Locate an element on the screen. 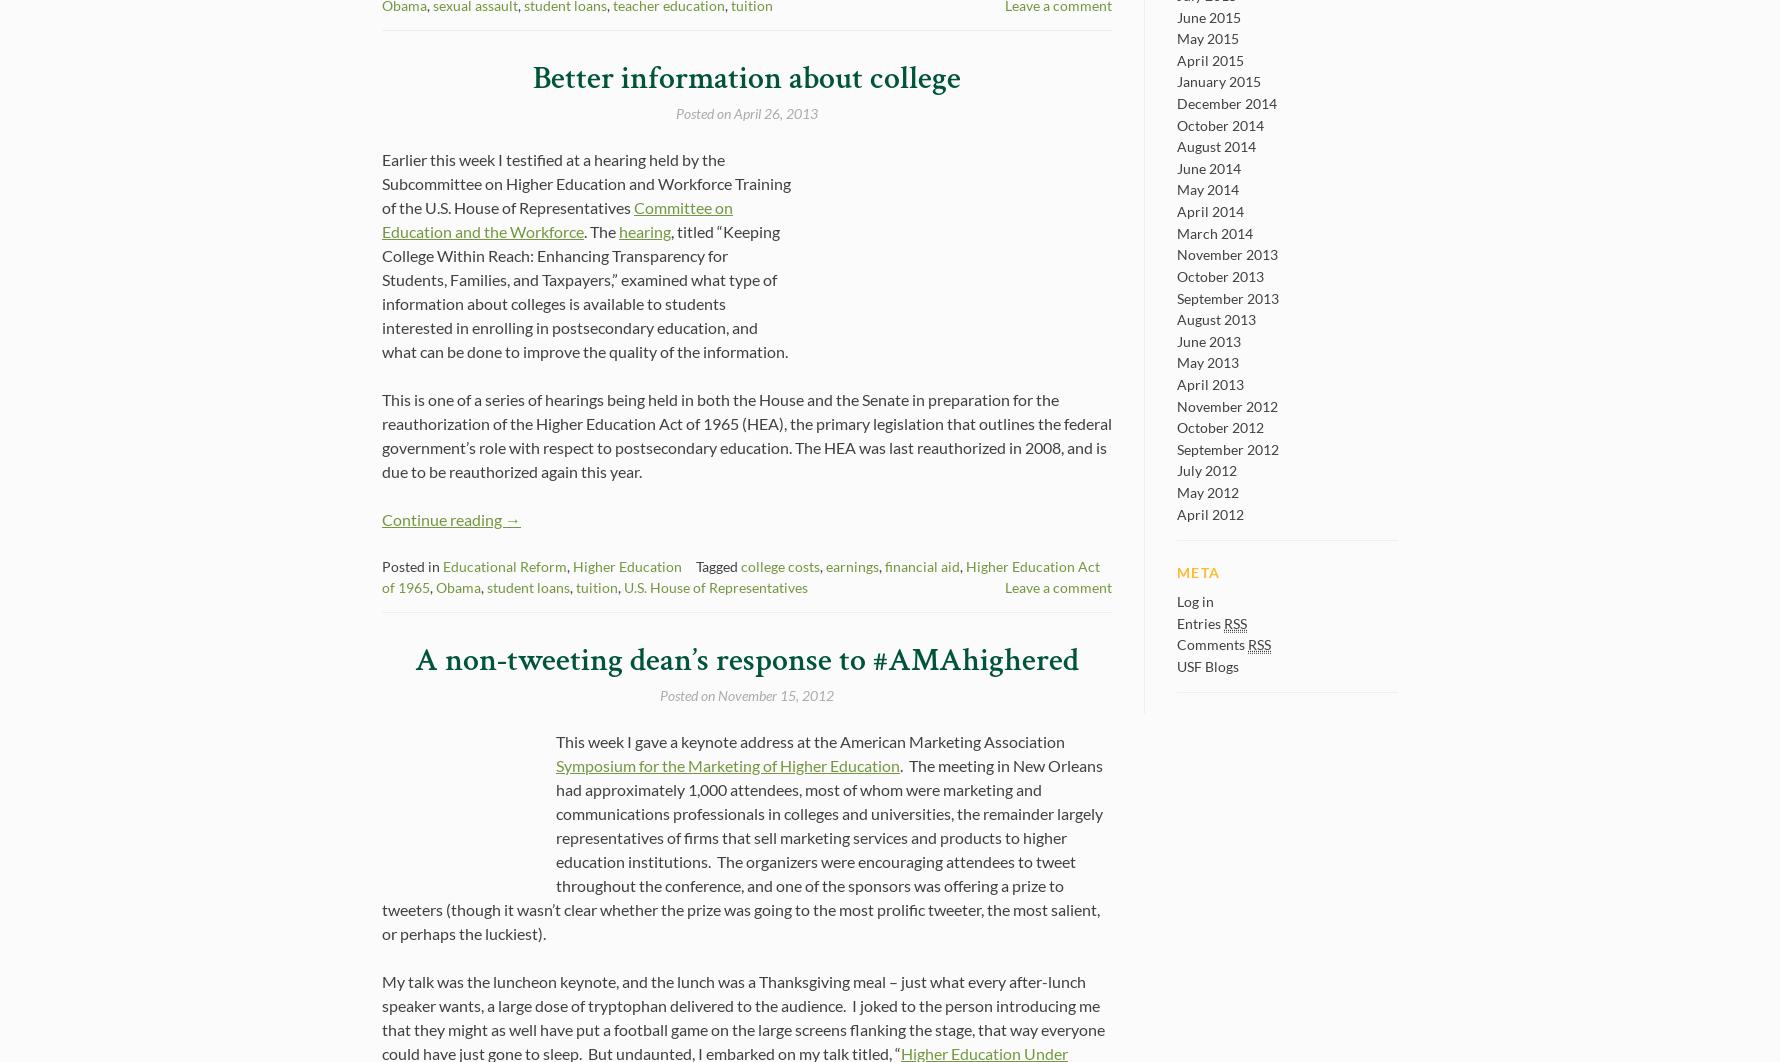 This screenshot has height=1062, width=1780. 'Leave a comment' is located at coordinates (1058, 587).